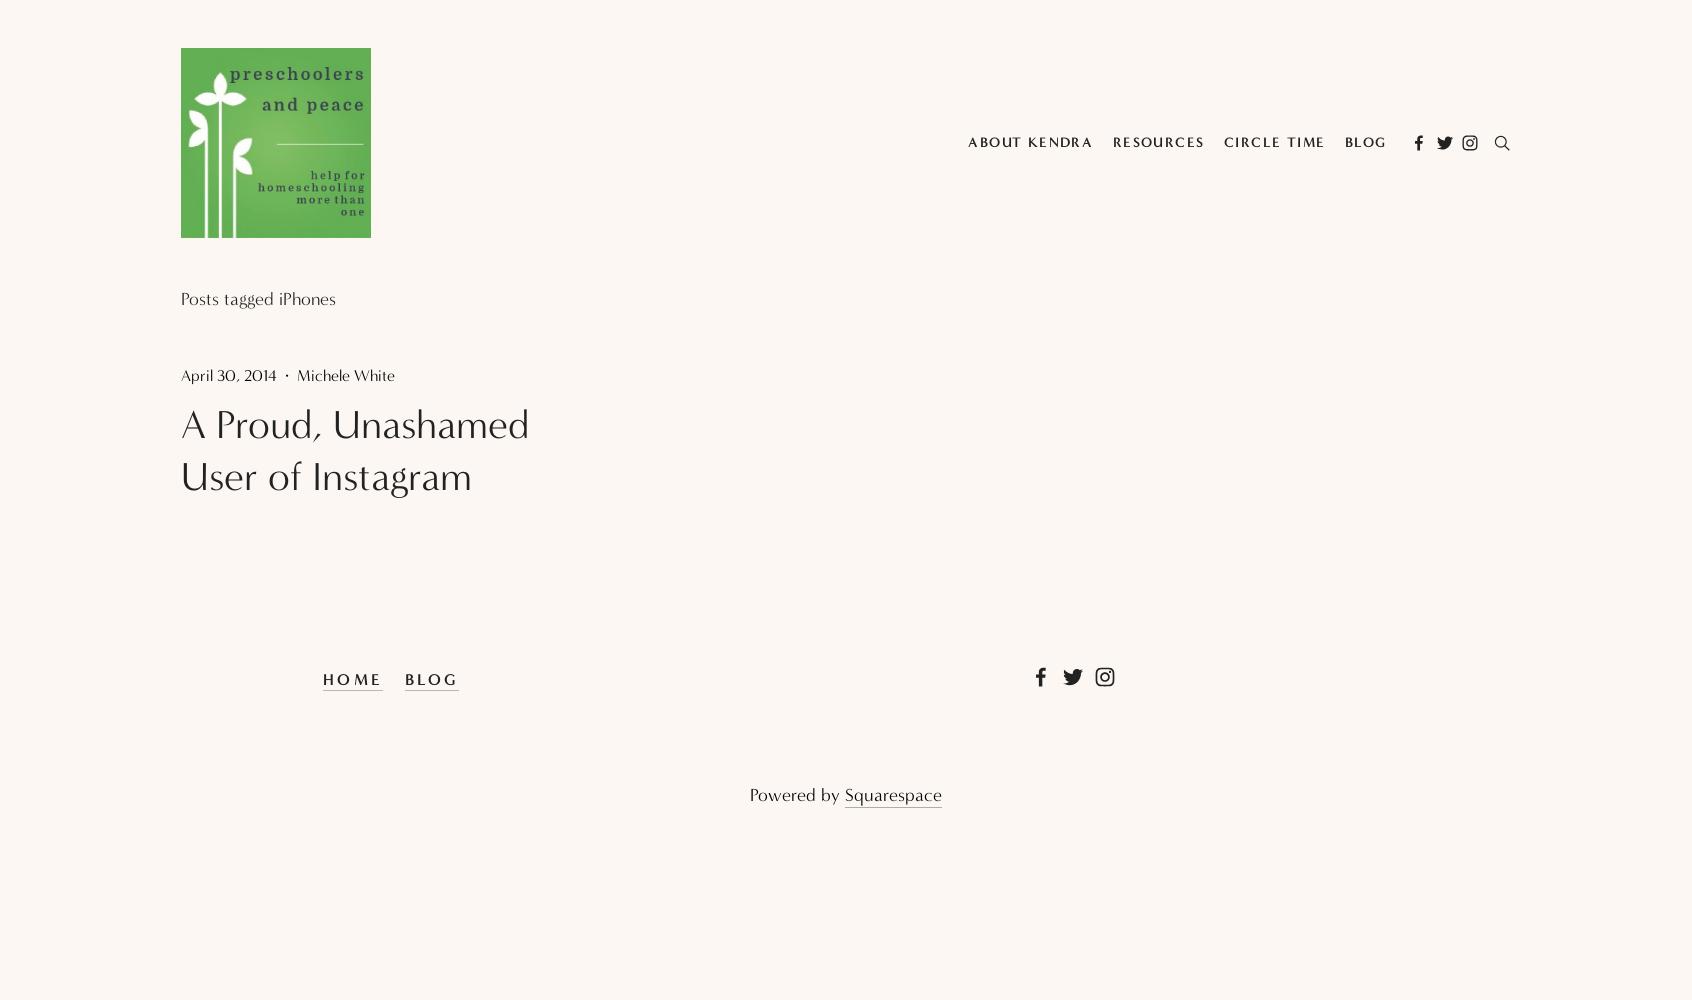  Describe the element at coordinates (180, 373) in the screenshot. I see `'April 30, 2014'` at that location.